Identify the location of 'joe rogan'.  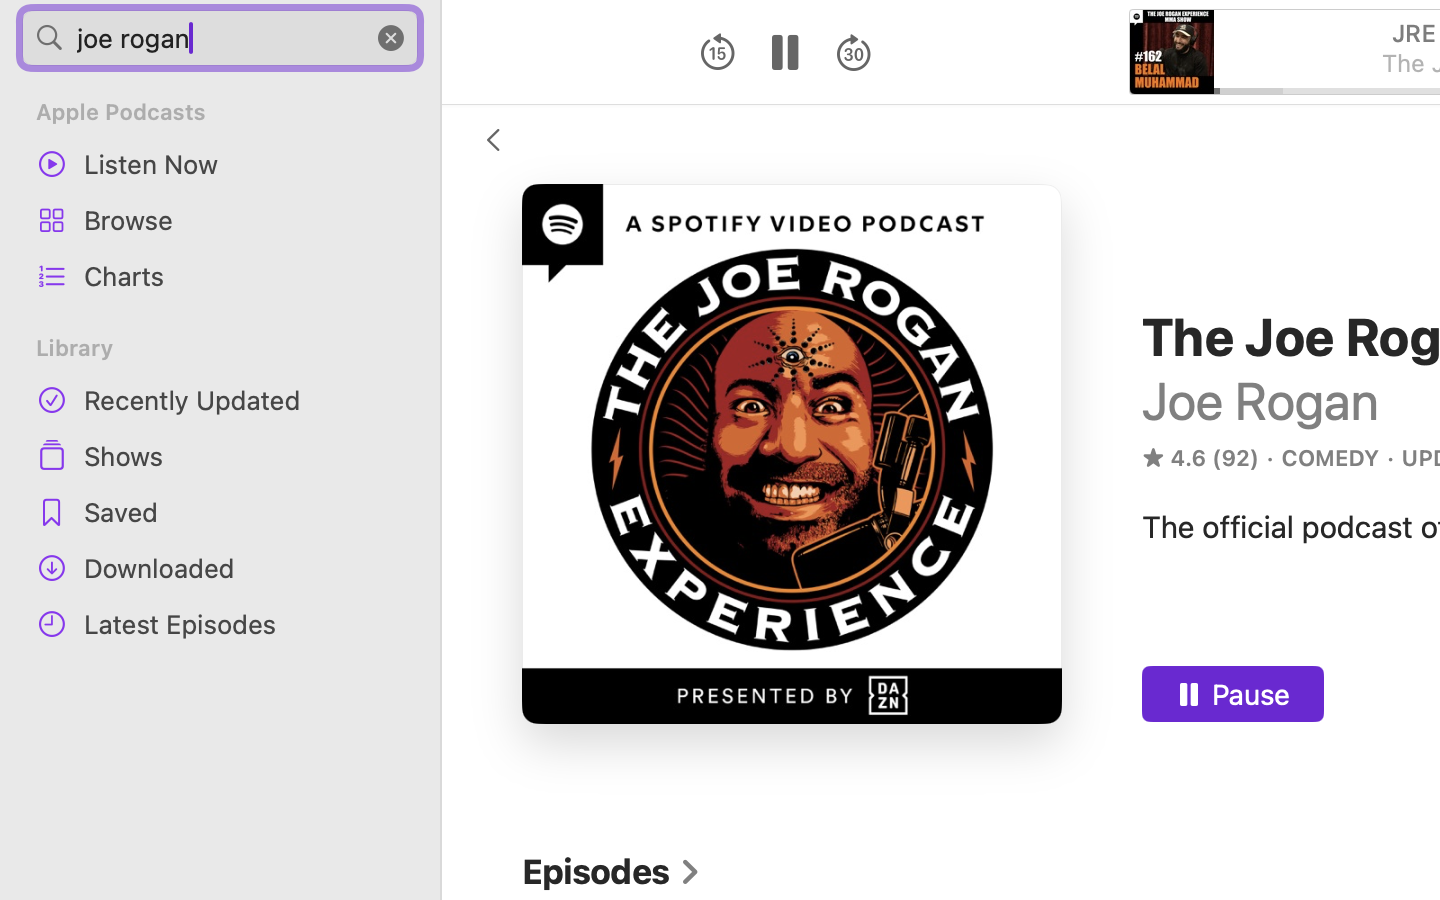
(220, 36).